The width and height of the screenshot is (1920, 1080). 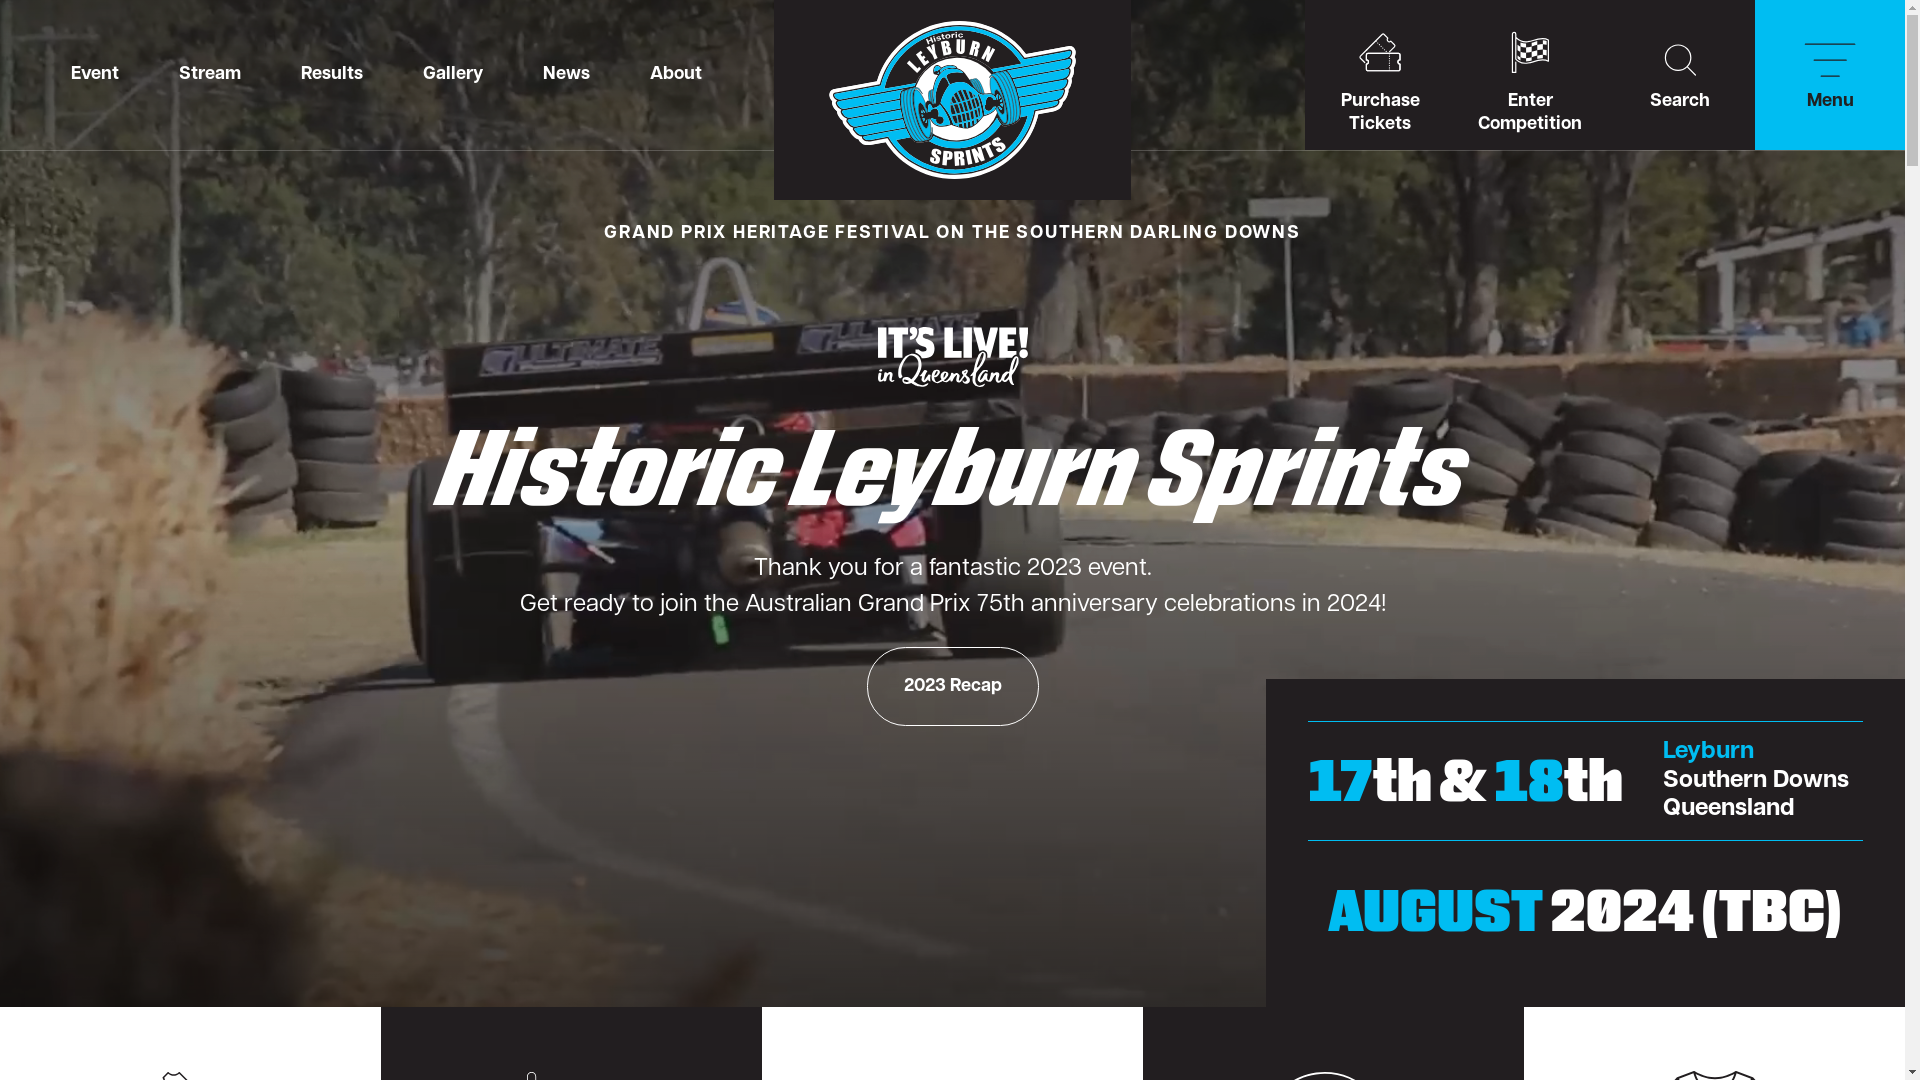 I want to click on 'Purchase Tickets', so click(x=1379, y=73).